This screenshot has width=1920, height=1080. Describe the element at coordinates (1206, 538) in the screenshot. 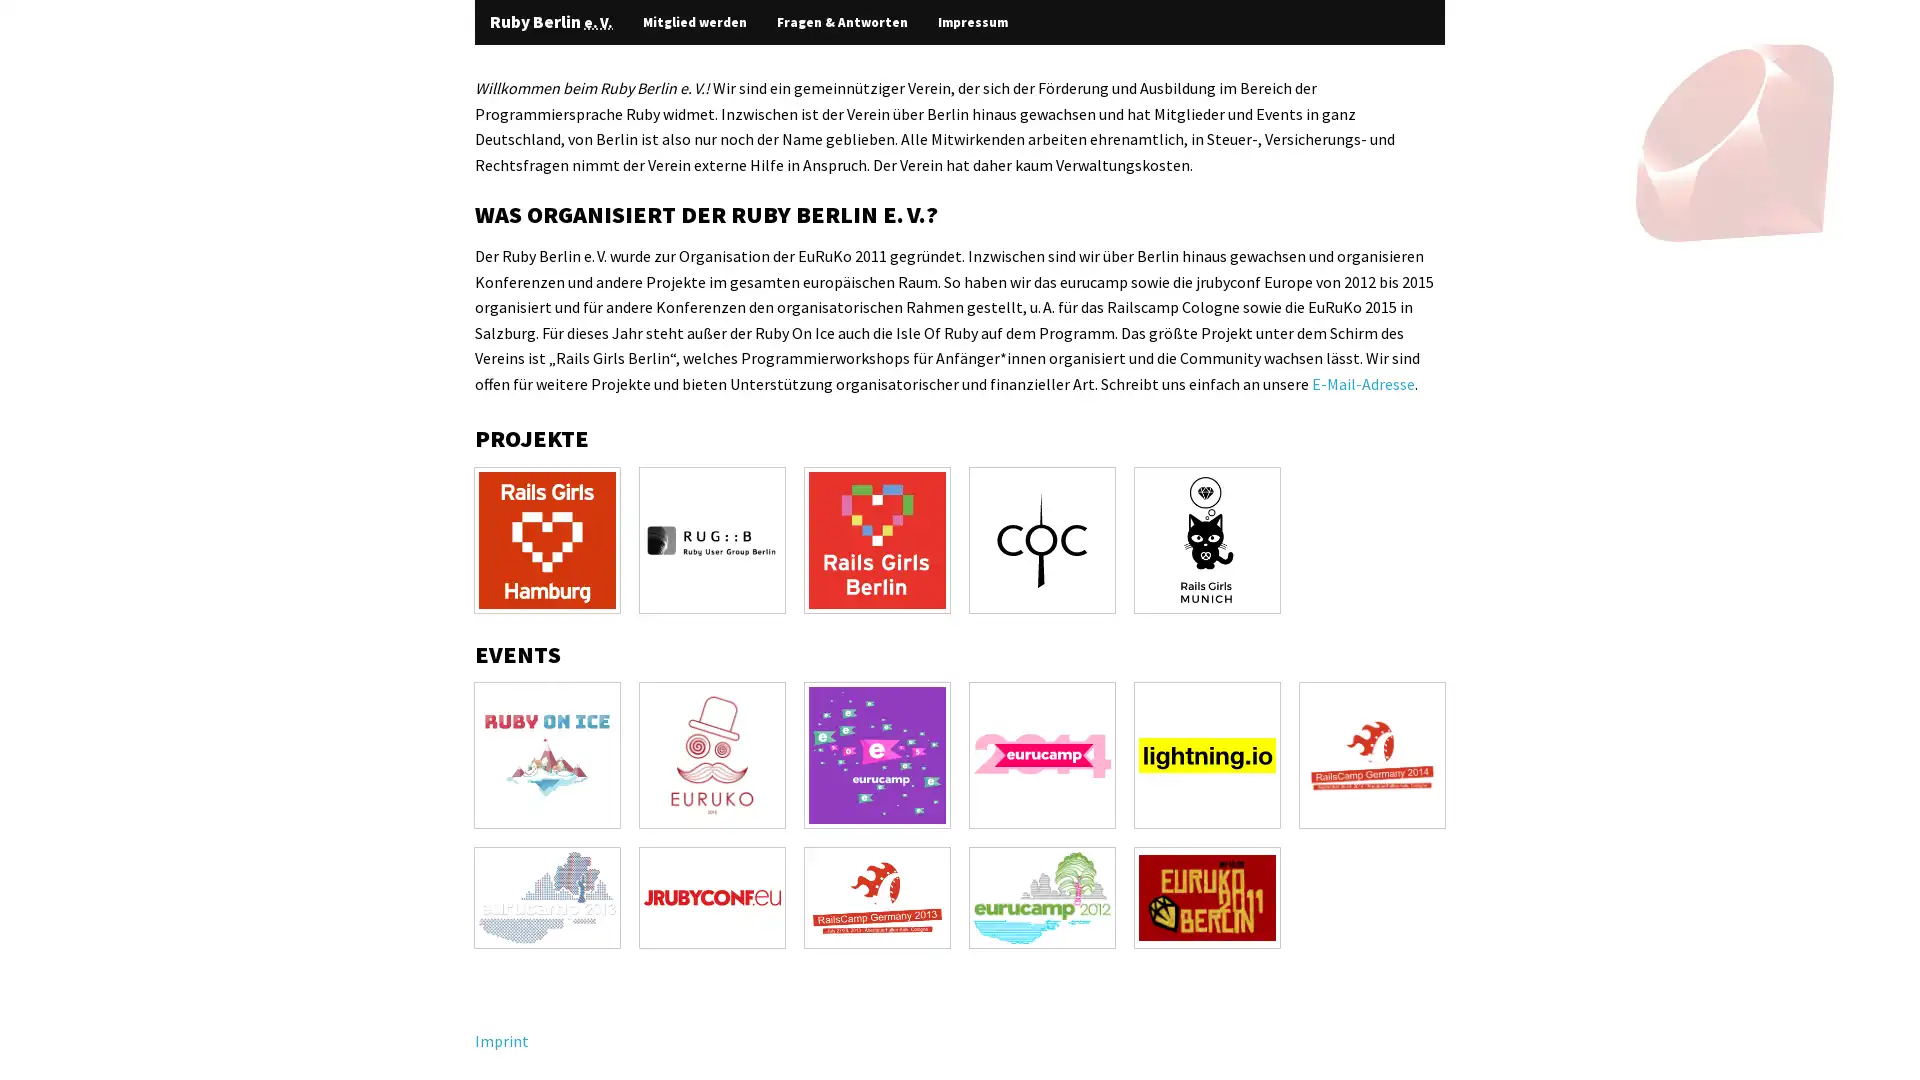

I see `Rails girls munich` at that location.